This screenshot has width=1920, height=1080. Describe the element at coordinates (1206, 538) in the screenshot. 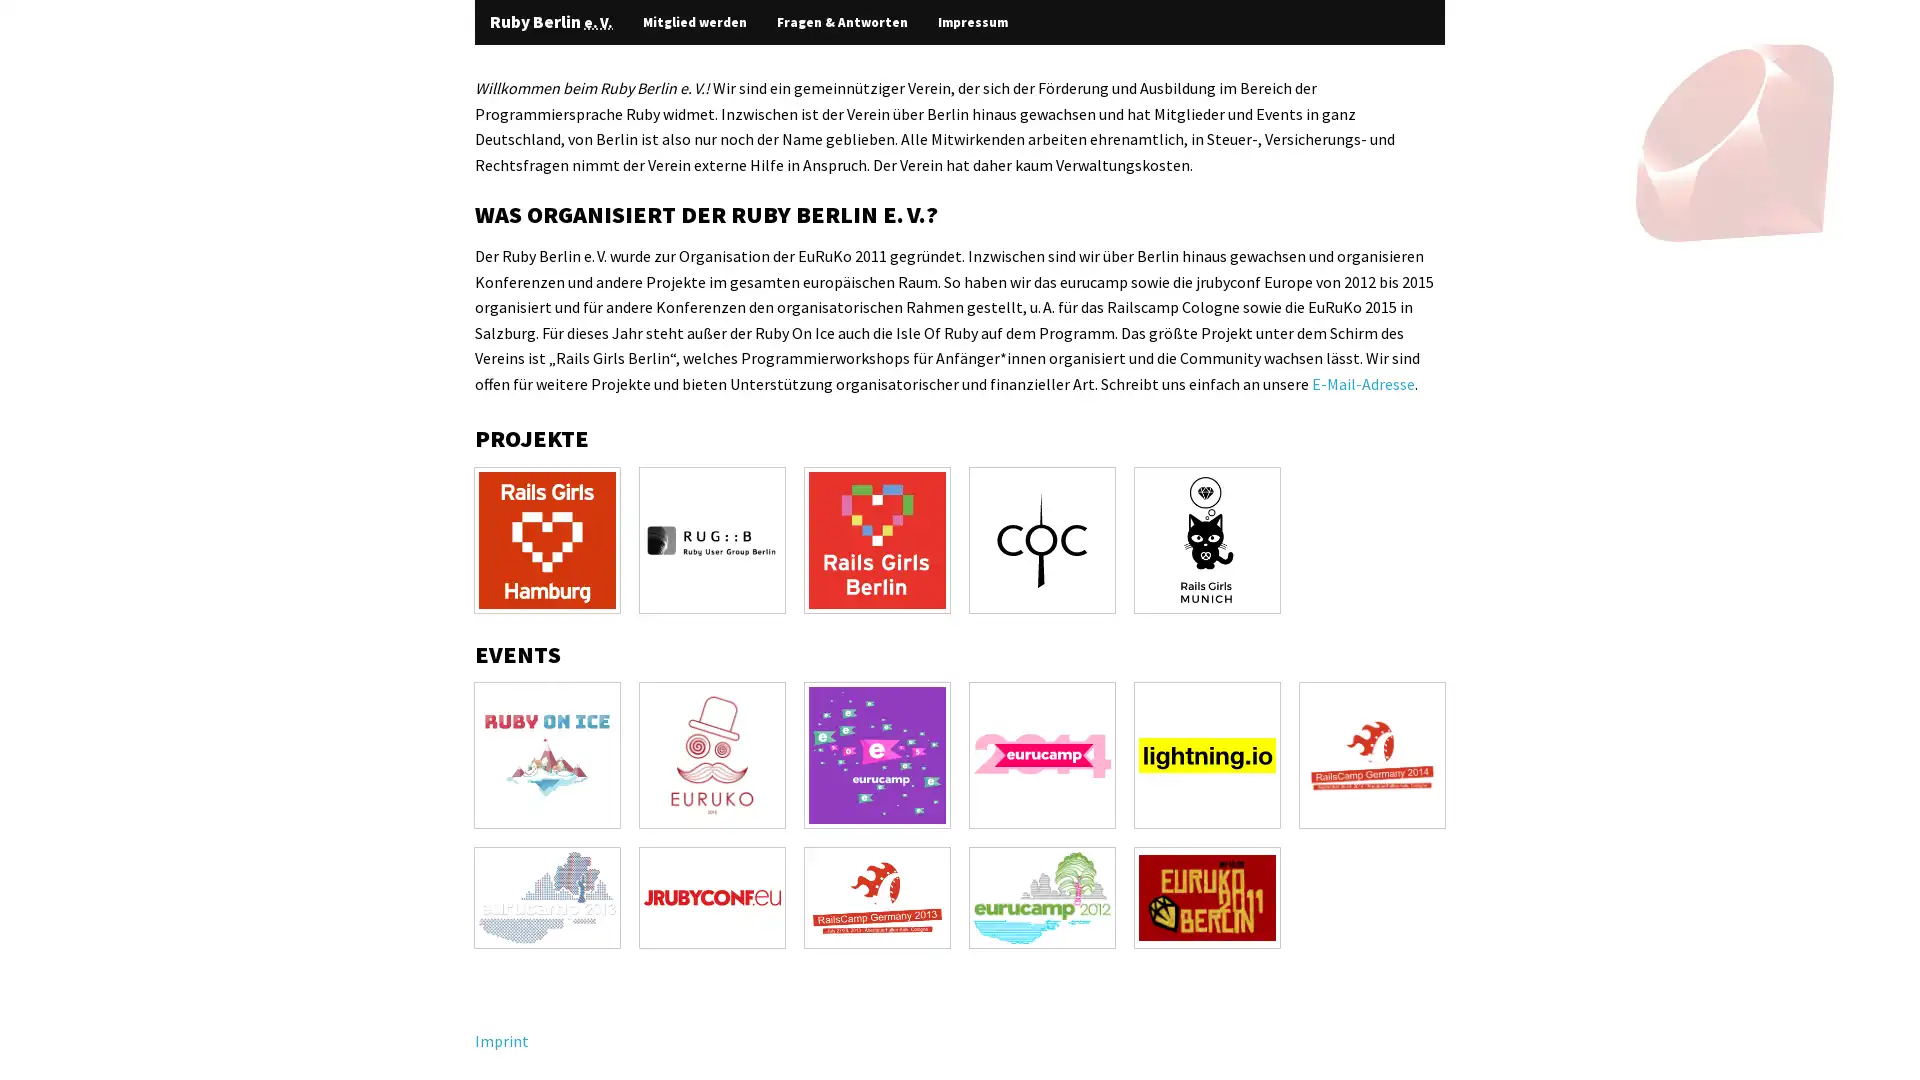

I see `Rails girls munich` at that location.